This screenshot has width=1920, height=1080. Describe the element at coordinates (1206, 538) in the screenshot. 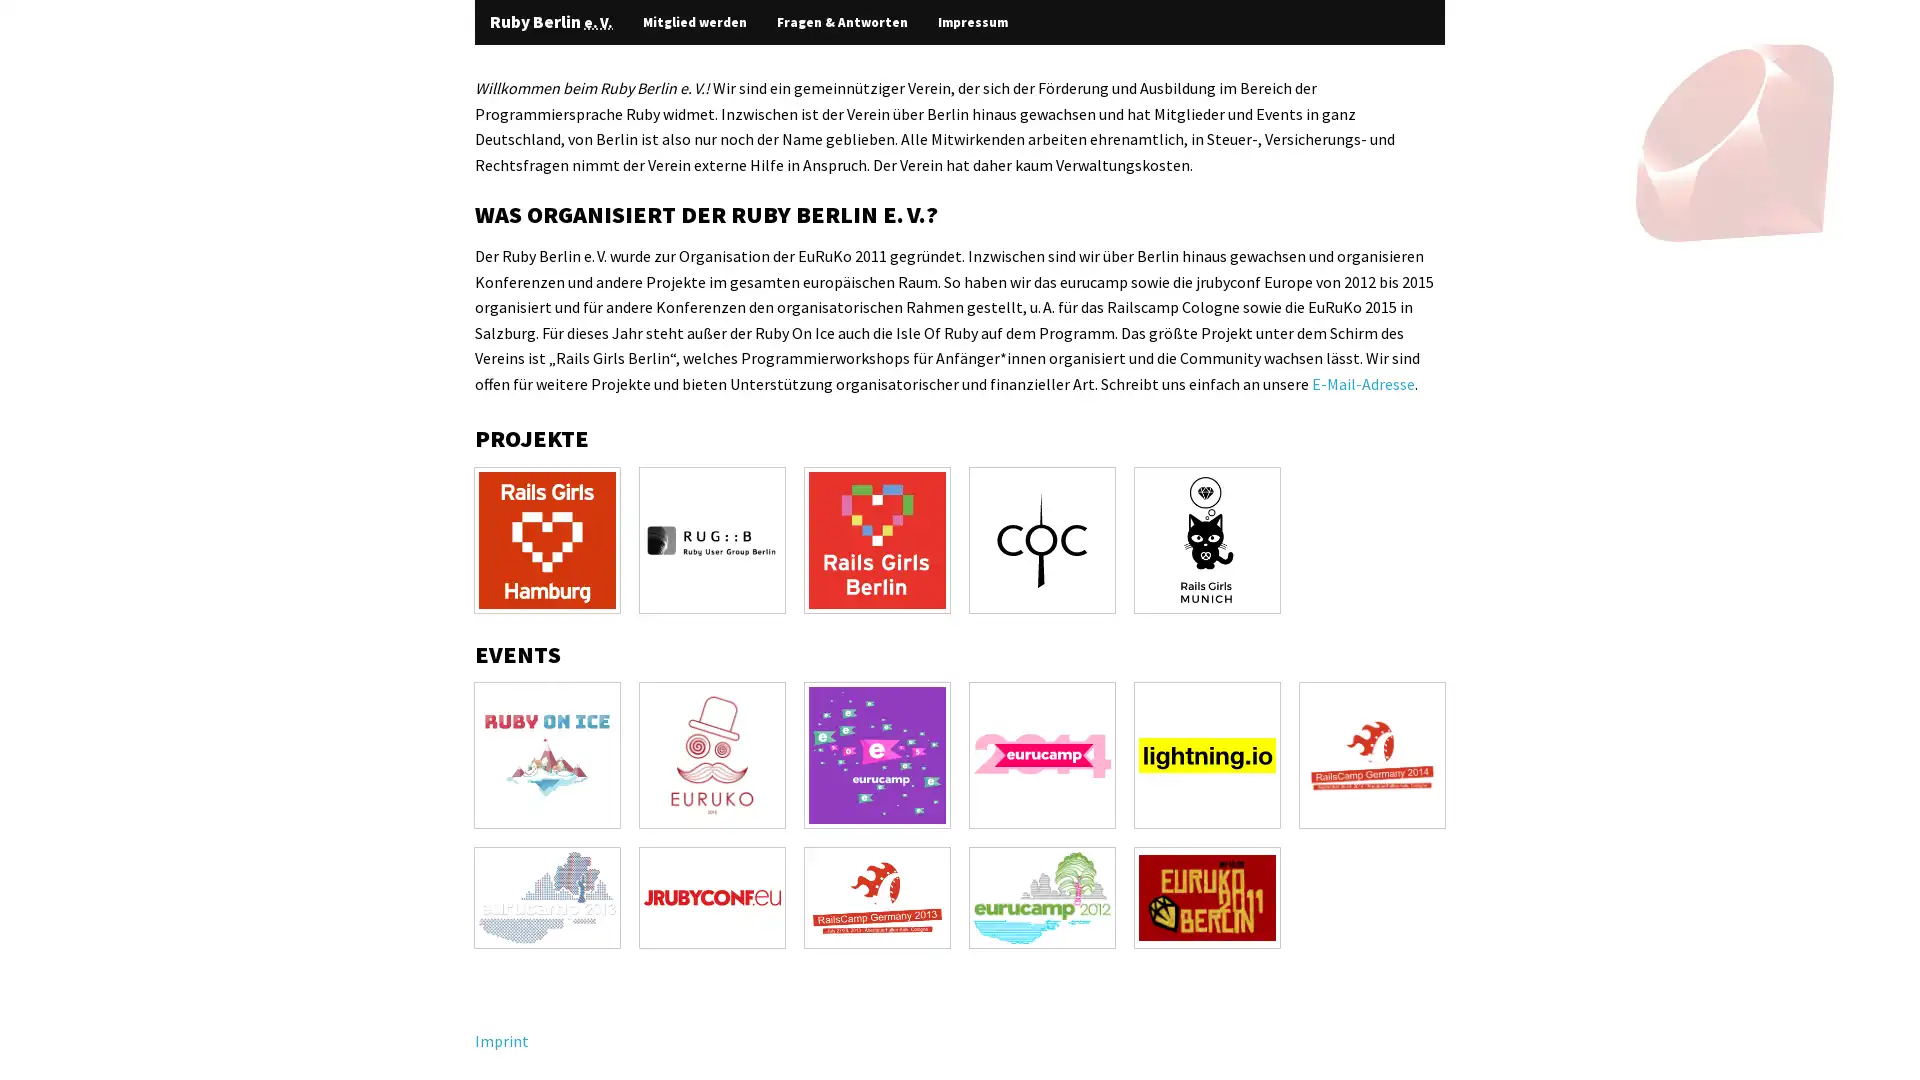

I see `Rails girls munich` at that location.